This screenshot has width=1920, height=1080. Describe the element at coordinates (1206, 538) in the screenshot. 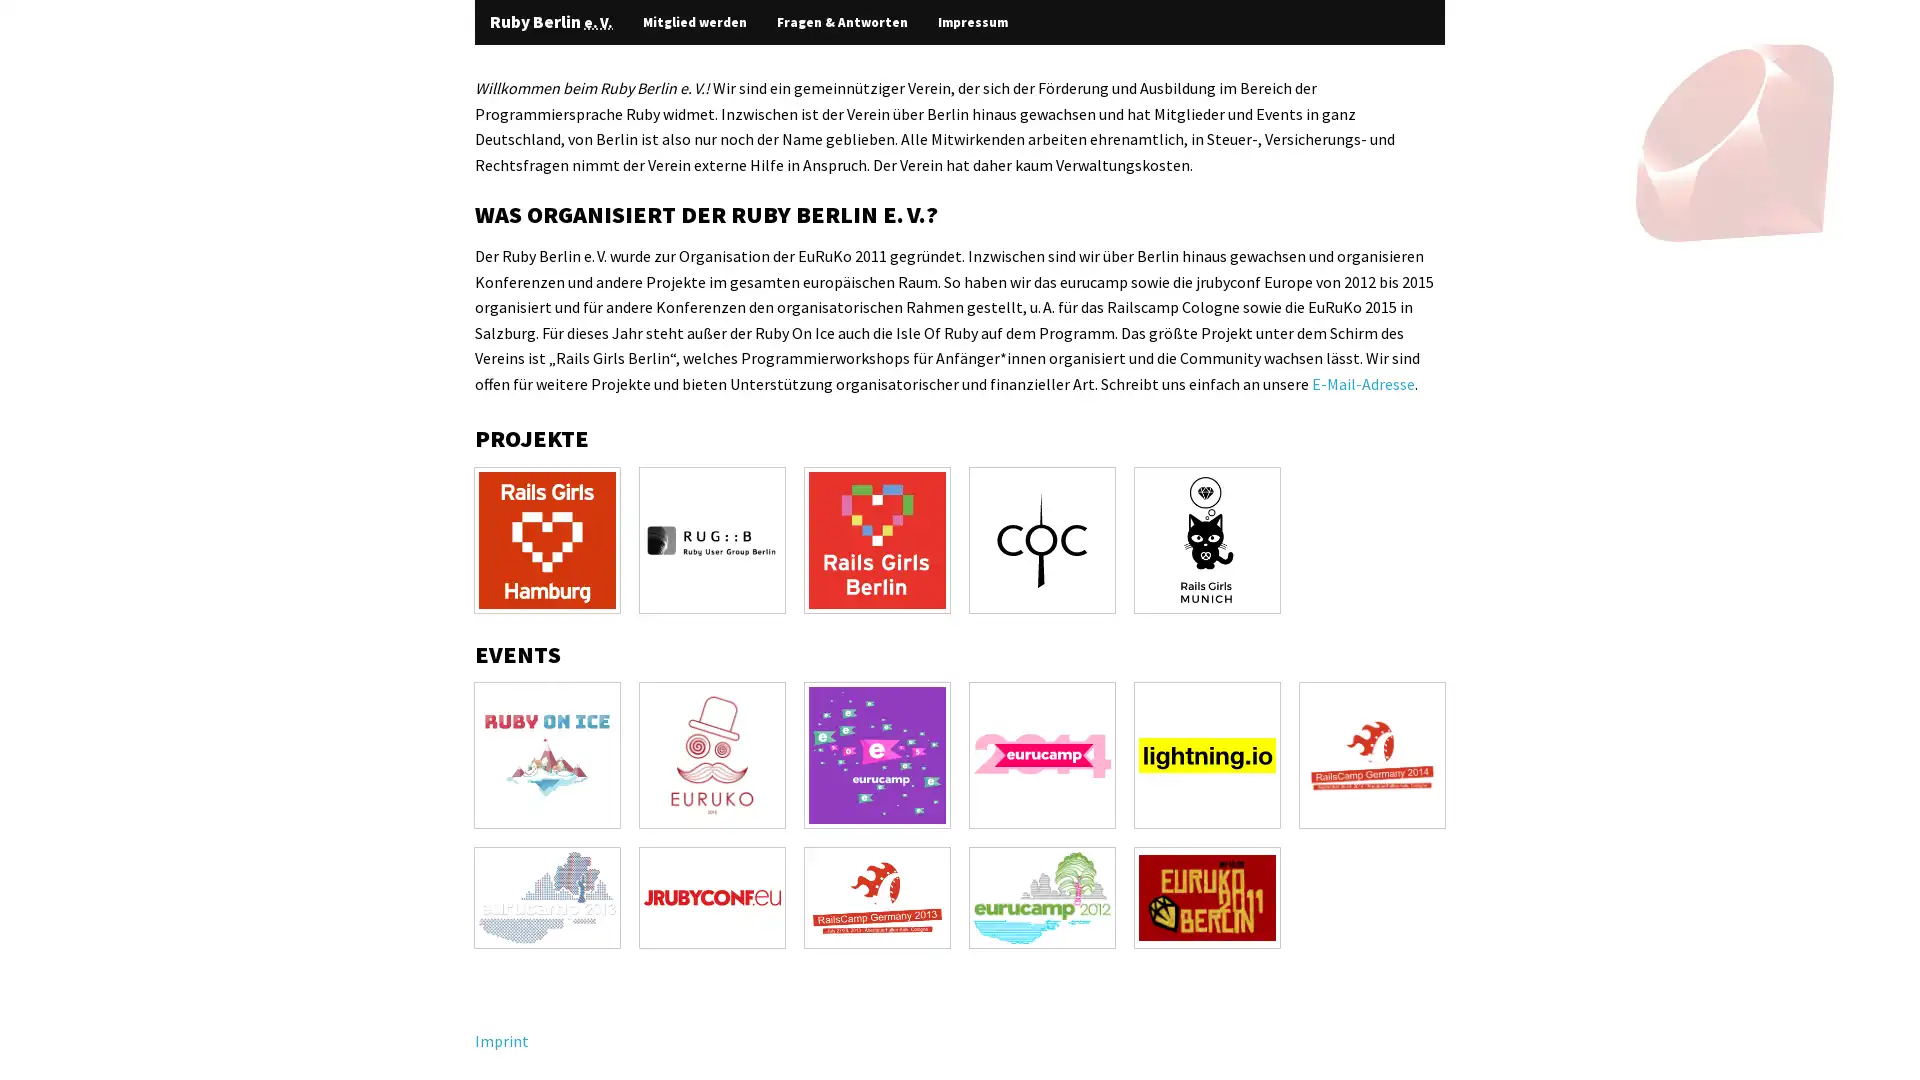

I see `Rails girls munich` at that location.